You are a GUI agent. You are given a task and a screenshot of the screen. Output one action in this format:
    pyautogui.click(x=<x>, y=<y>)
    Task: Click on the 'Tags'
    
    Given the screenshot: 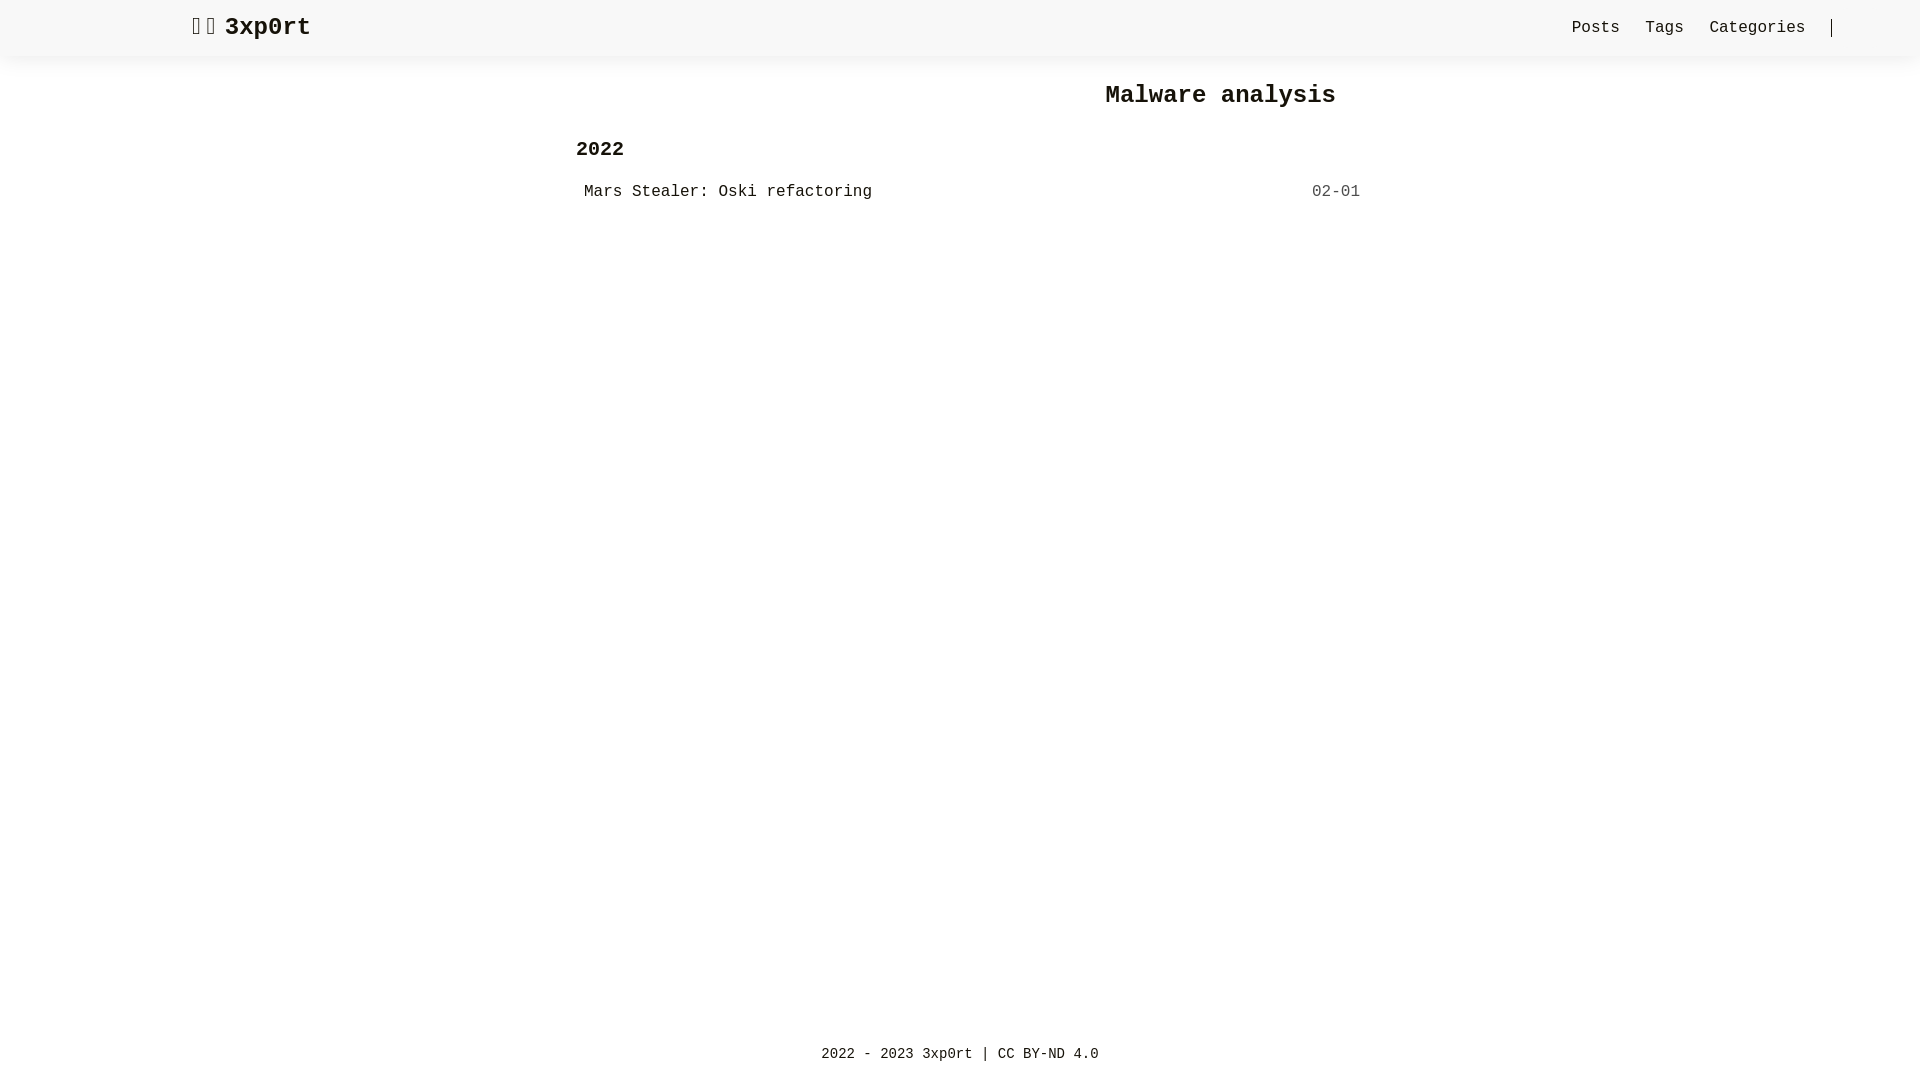 What is the action you would take?
    pyautogui.click(x=1669, y=27)
    